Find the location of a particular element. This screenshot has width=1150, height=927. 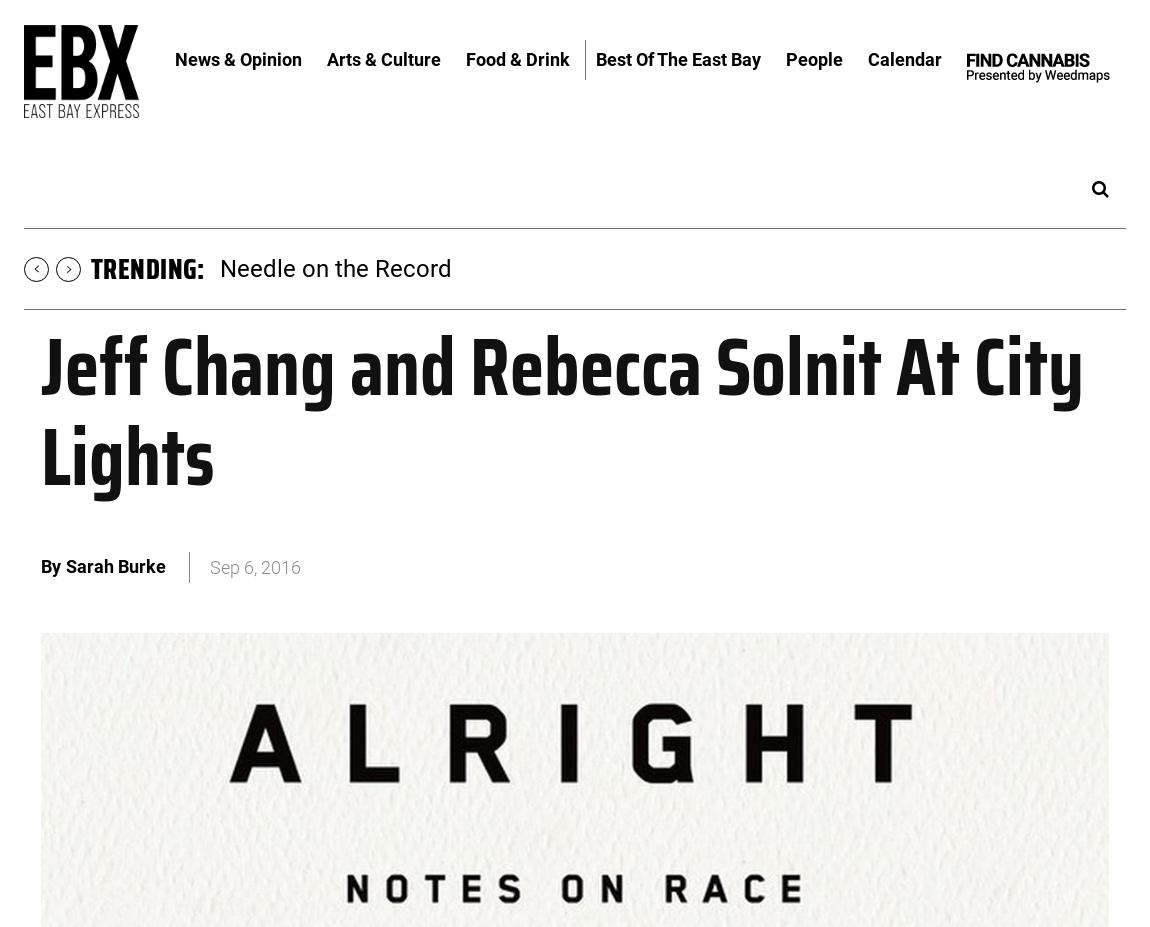

'Dance Your Heart Out' is located at coordinates (334, 267).